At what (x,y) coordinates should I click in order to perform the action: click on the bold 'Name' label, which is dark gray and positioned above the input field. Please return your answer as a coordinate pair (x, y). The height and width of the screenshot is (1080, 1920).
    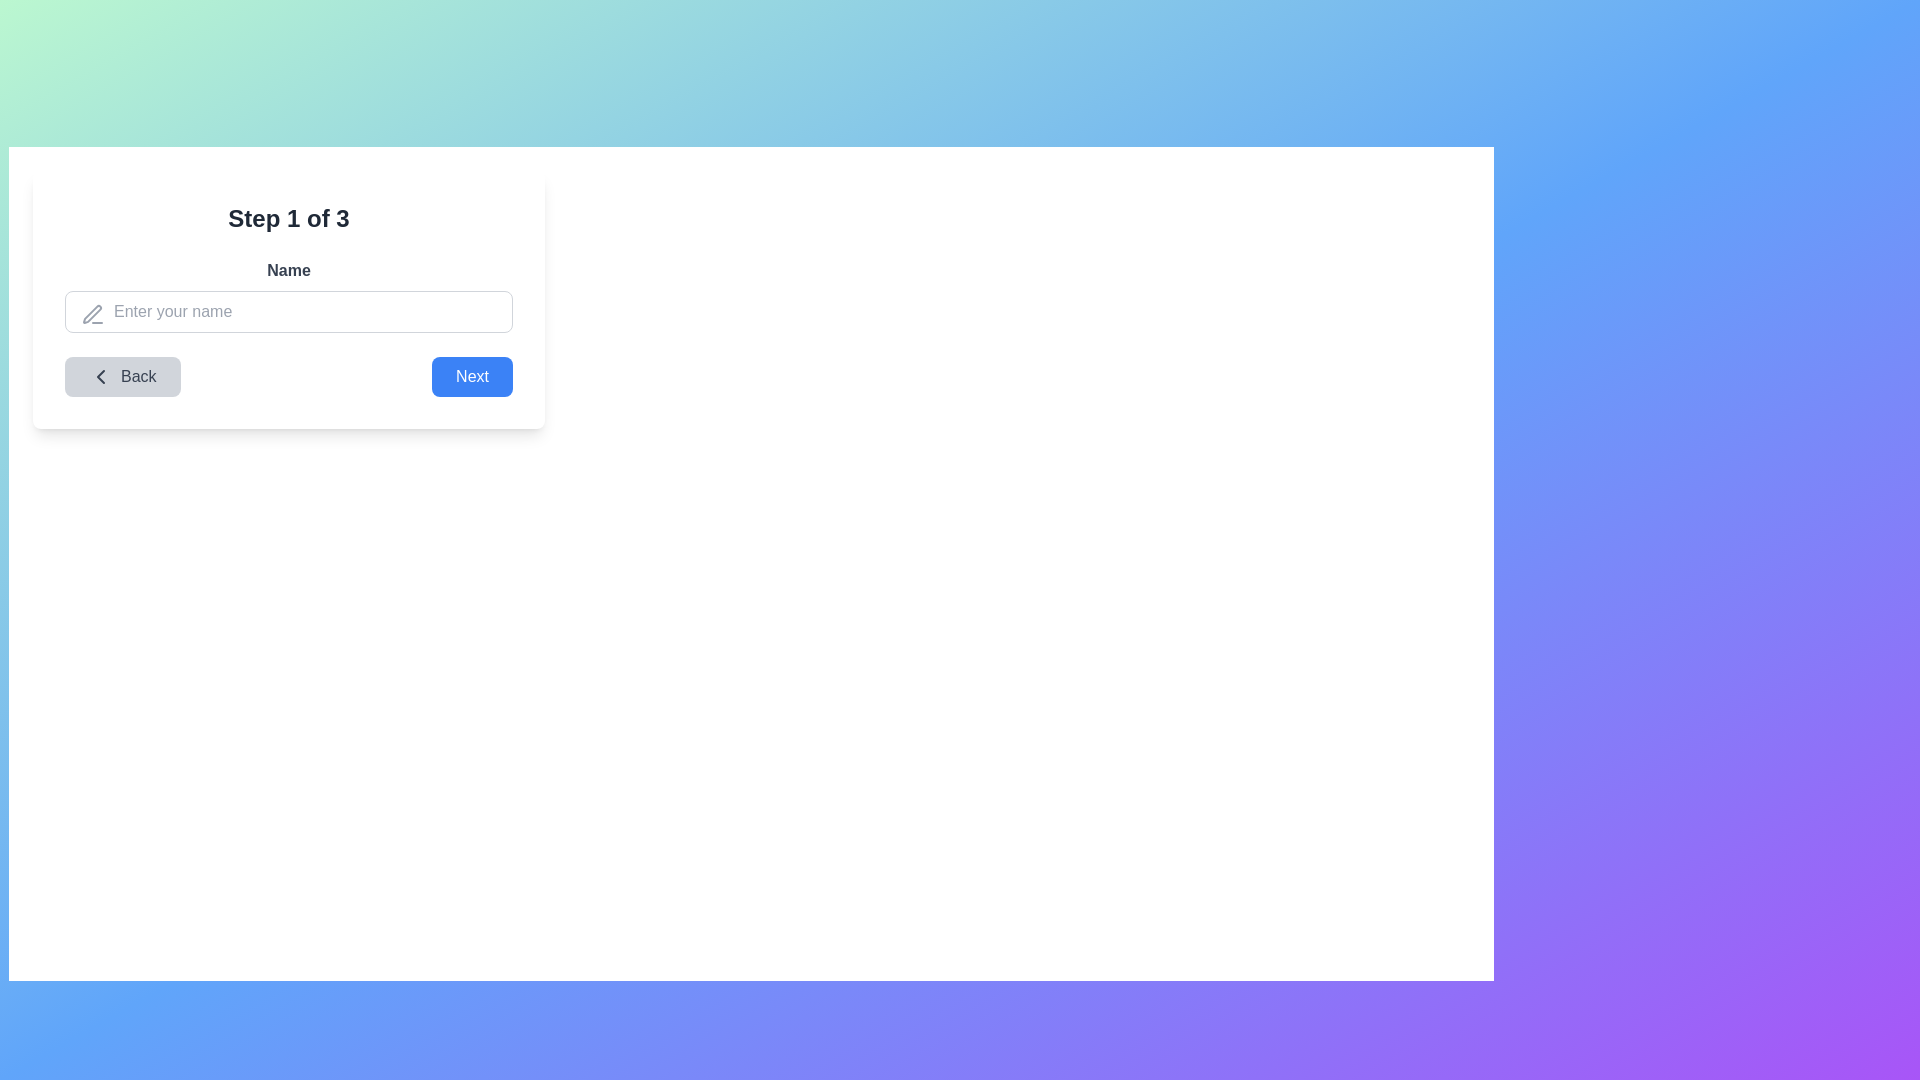
    Looking at the image, I should click on (287, 270).